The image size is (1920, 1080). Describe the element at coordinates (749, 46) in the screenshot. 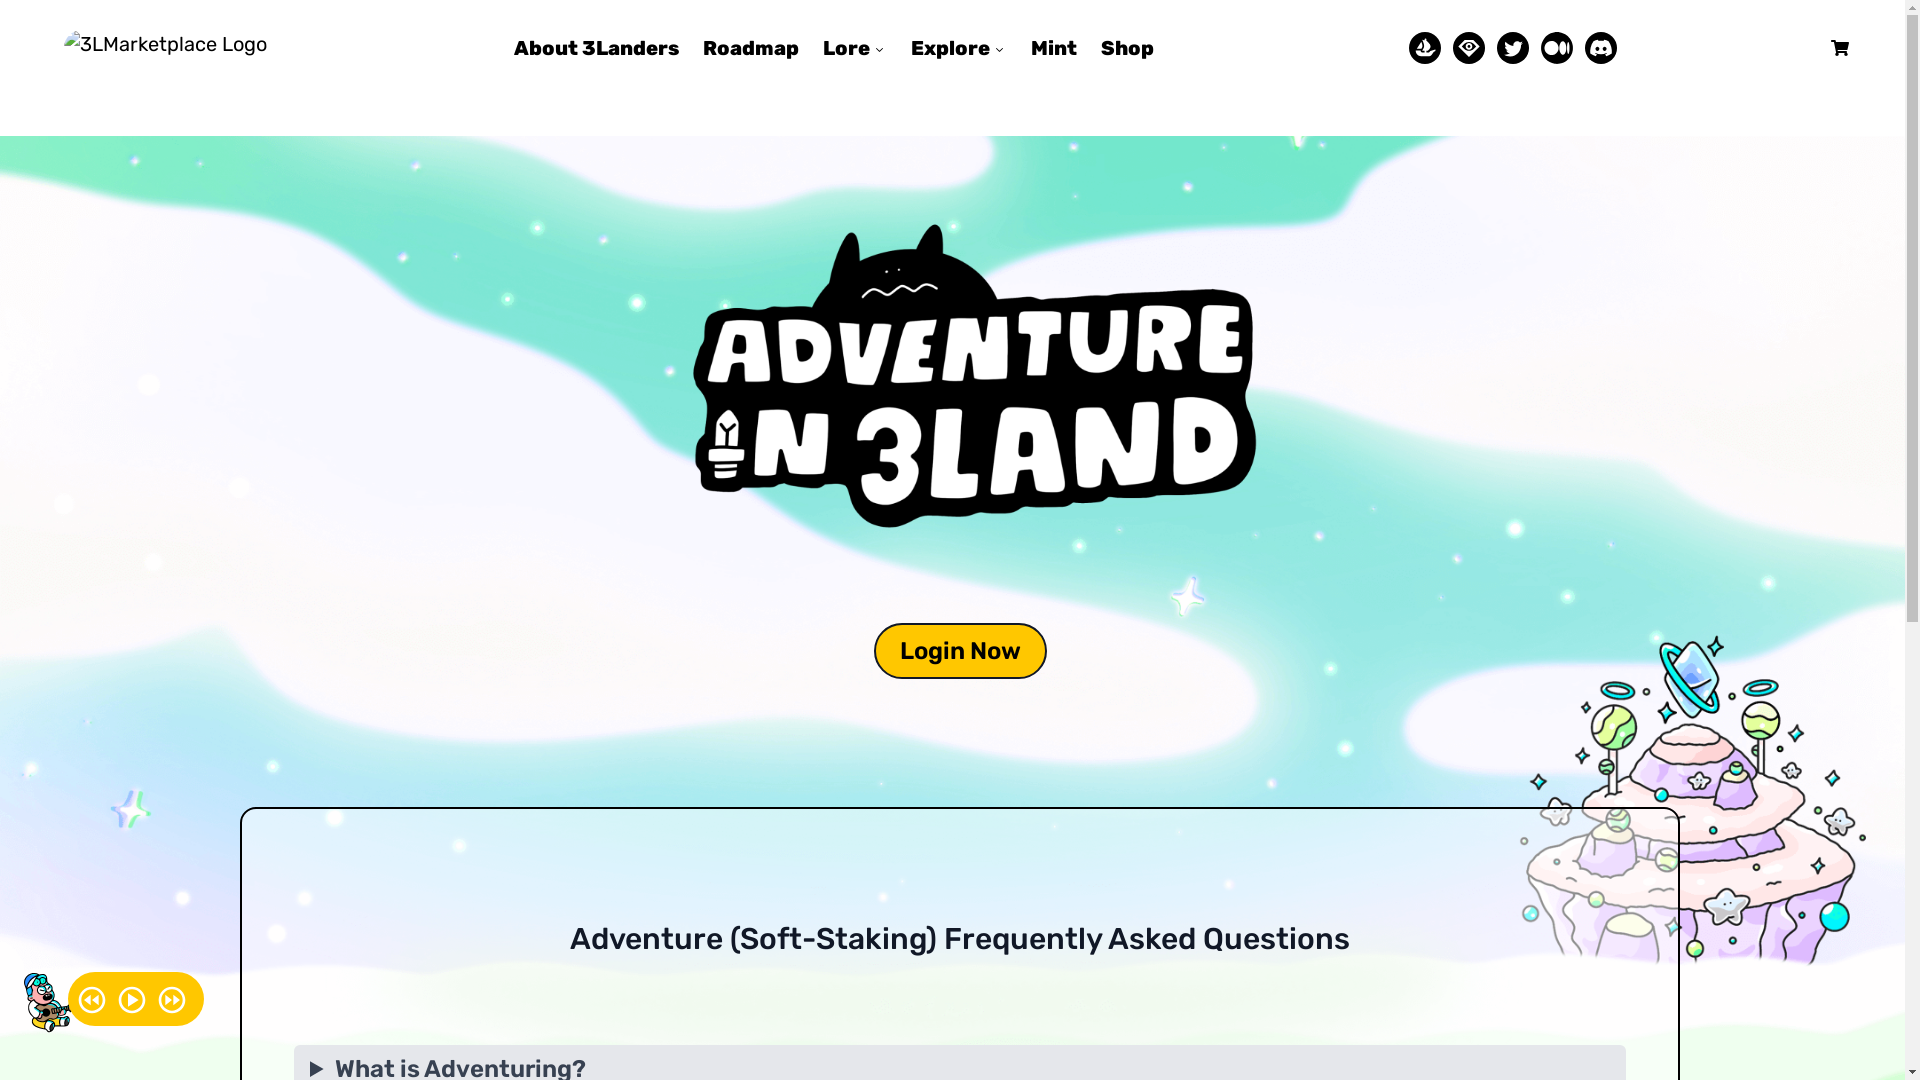

I see `'Roadmap'` at that location.